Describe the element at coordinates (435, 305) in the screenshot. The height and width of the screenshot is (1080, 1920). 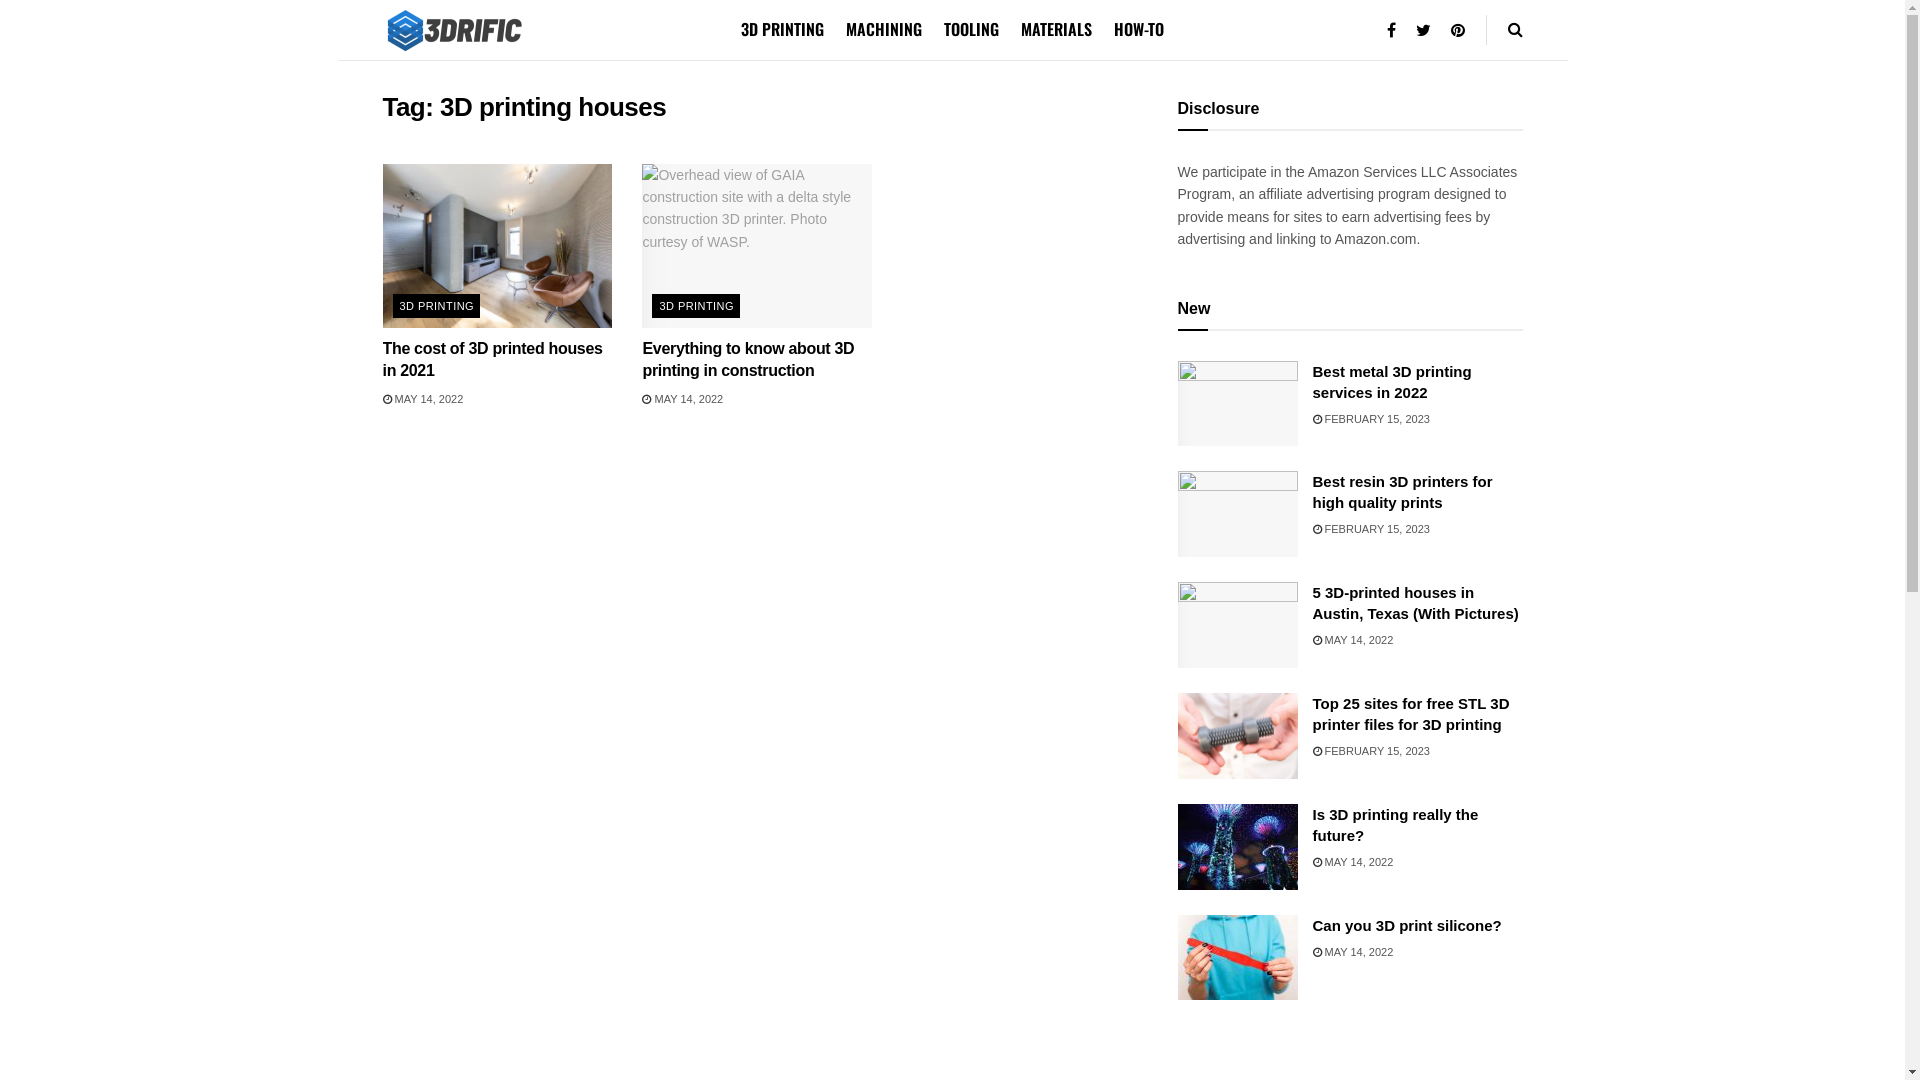
I see `'3D PRINTING'` at that location.